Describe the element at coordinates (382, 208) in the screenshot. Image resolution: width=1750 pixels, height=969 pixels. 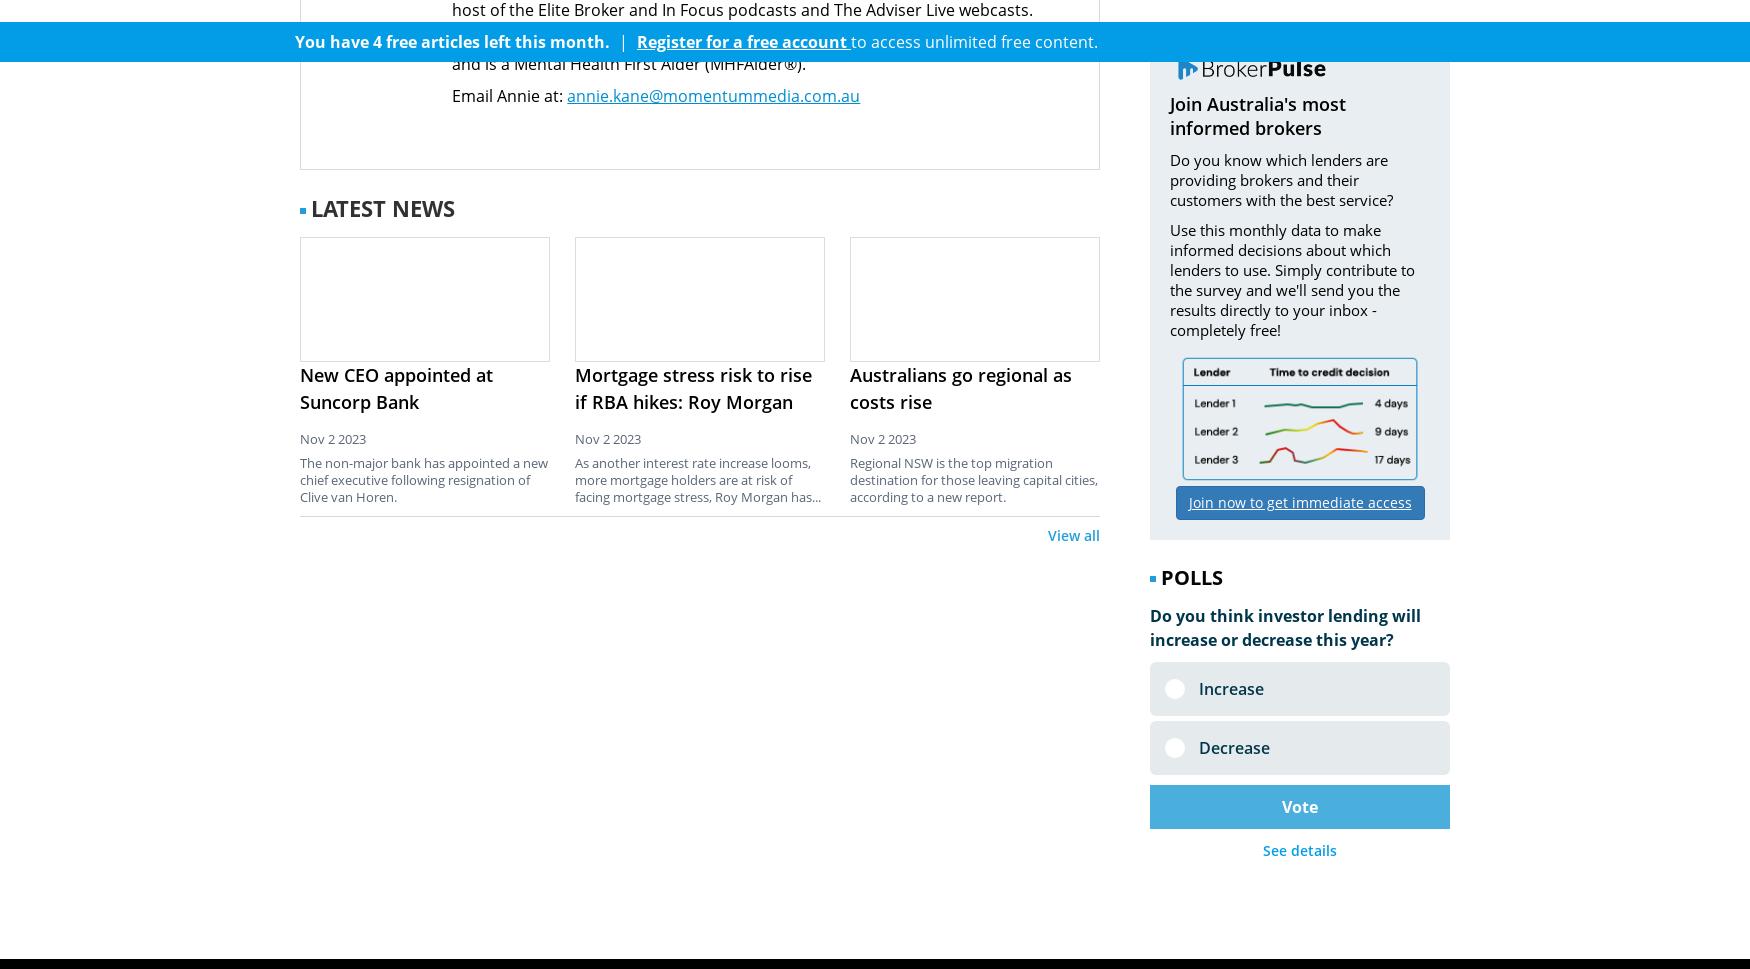
I see `'Latest News'` at that location.